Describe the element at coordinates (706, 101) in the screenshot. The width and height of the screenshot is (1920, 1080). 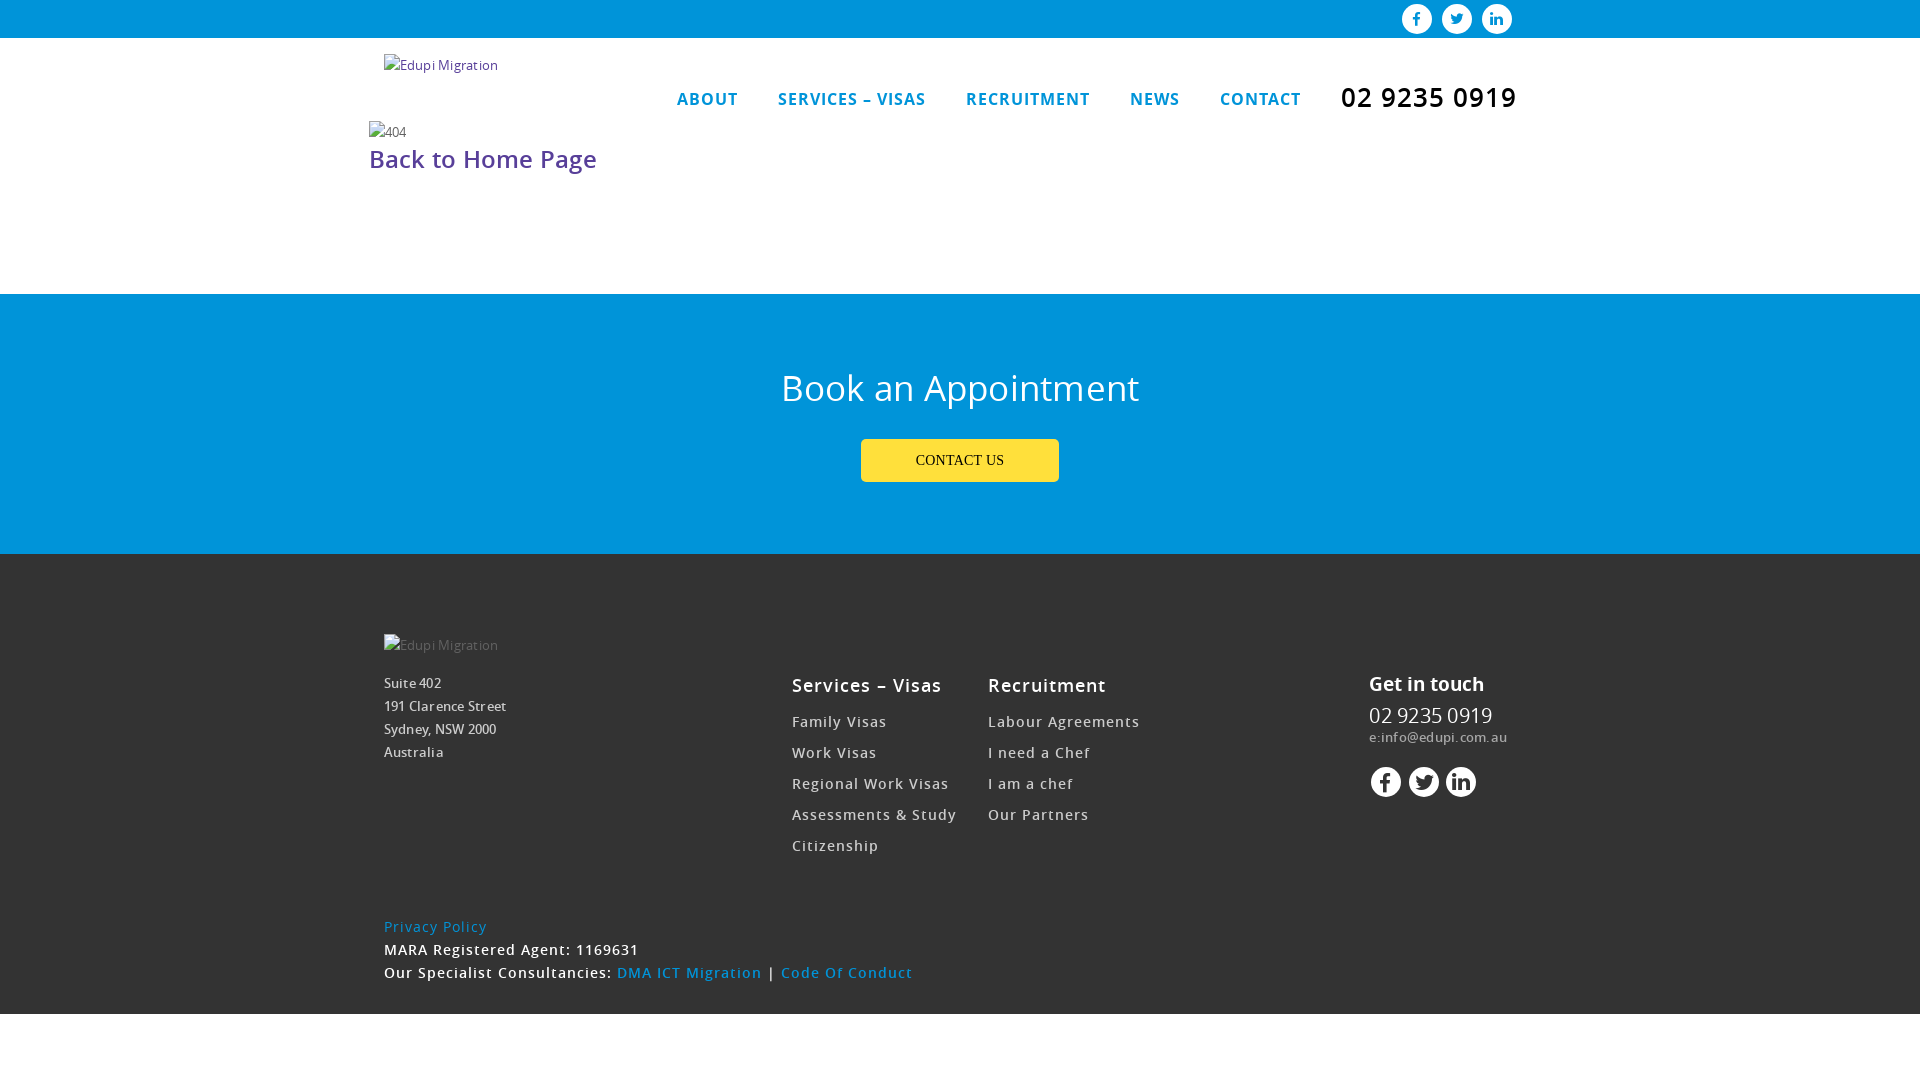
I see `'ABOUT'` at that location.